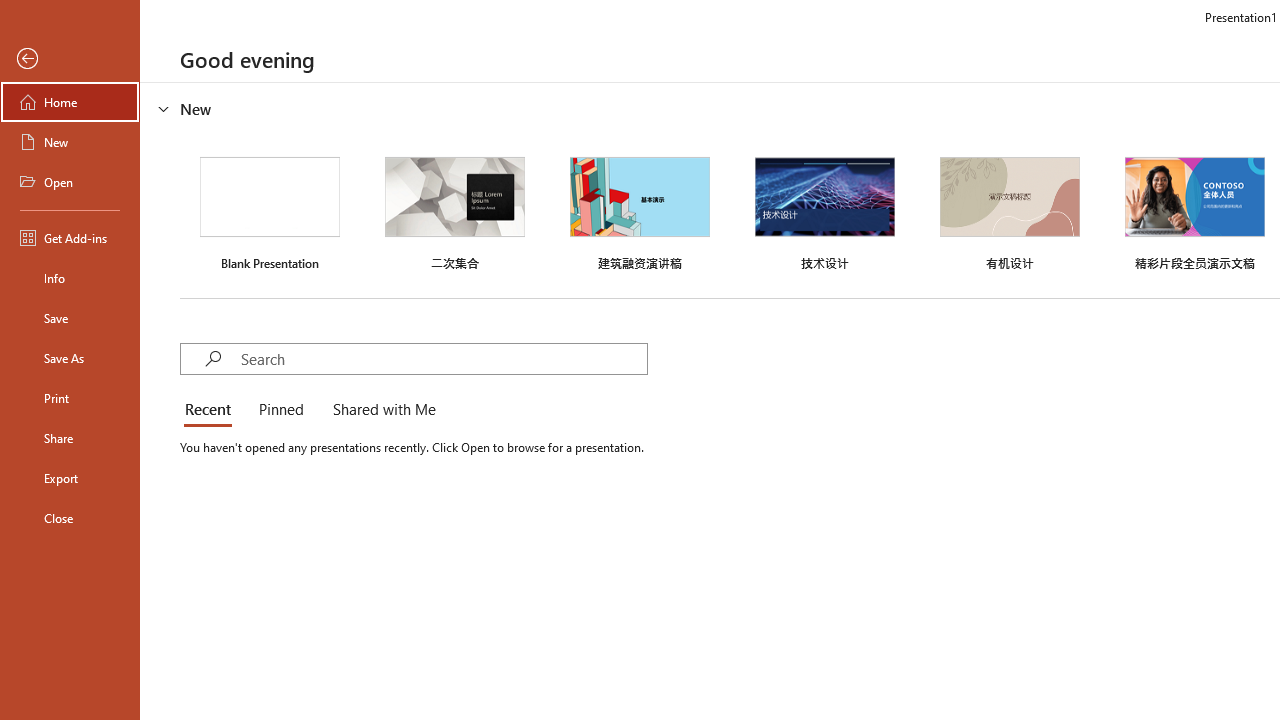  What do you see at coordinates (69, 356) in the screenshot?
I see `'Save As'` at bounding box center [69, 356].